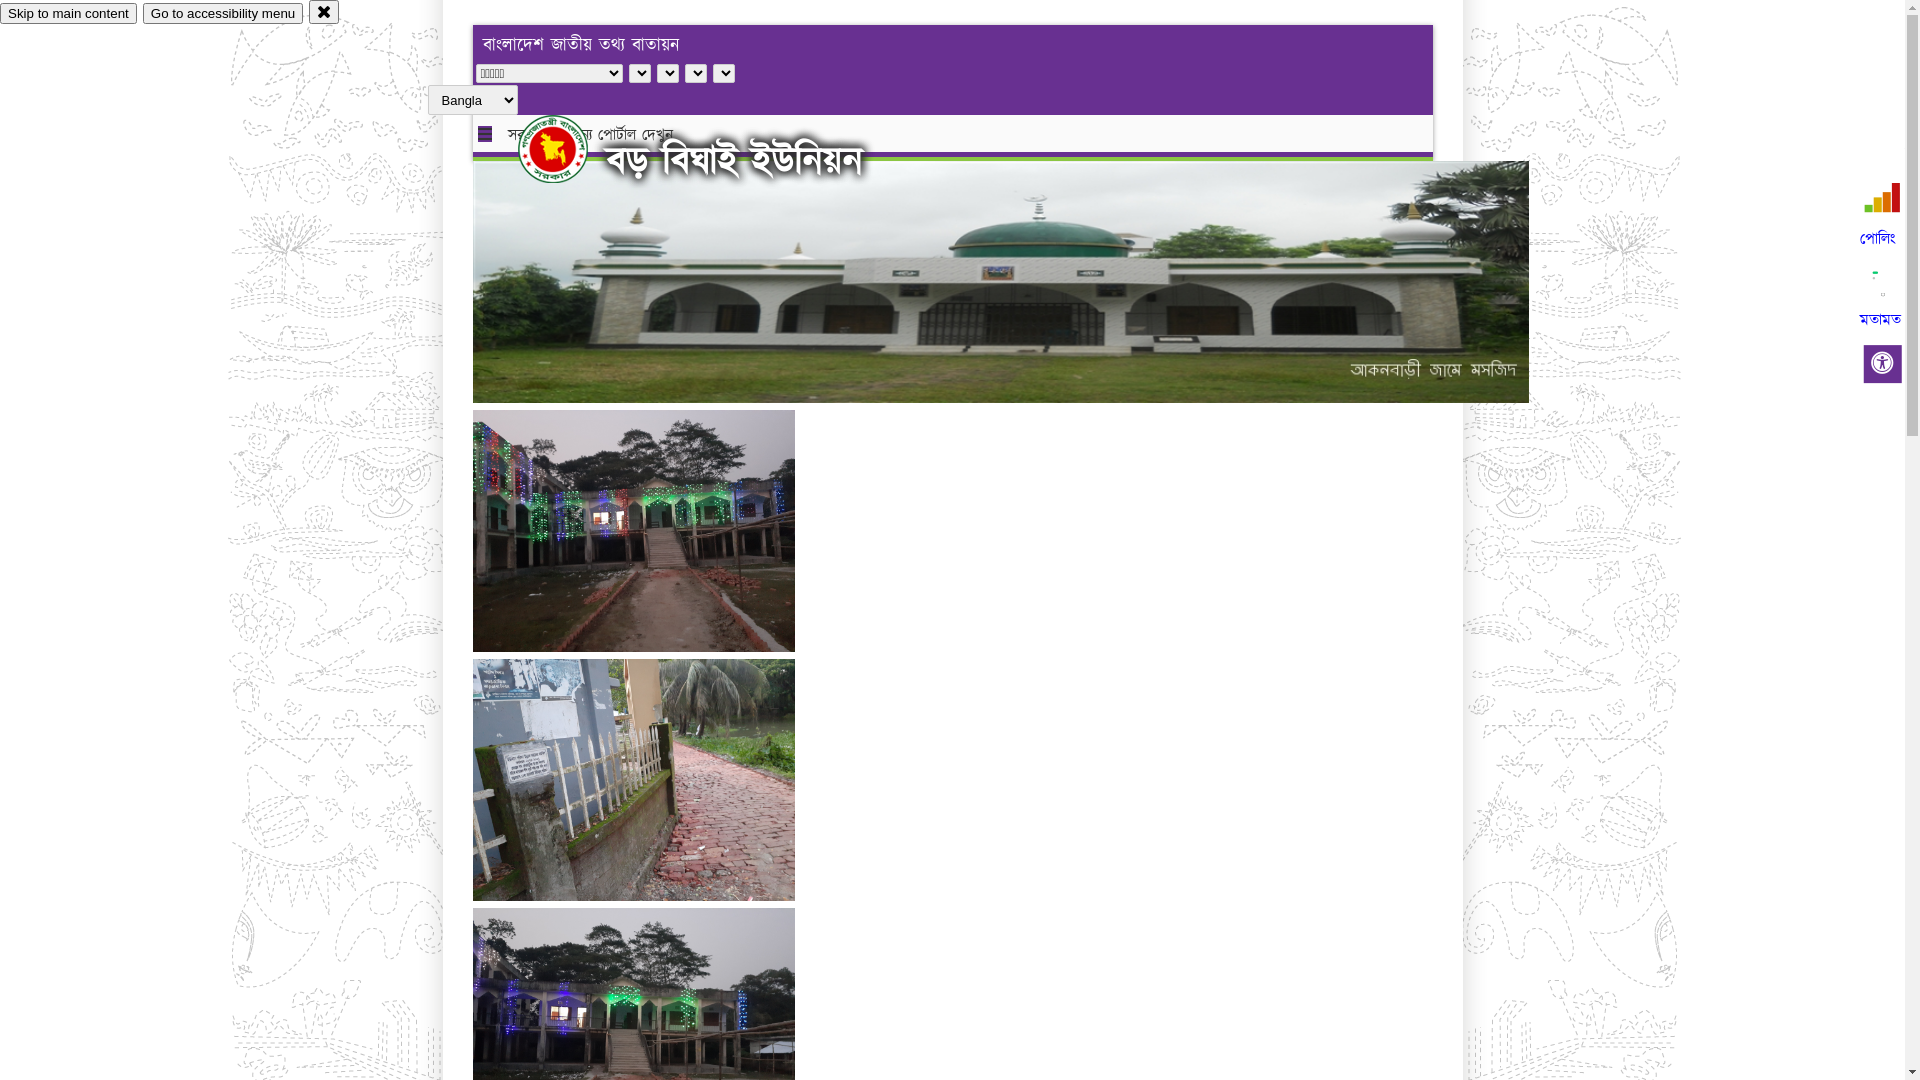 This screenshot has width=1920, height=1080. I want to click on ', so click(518, 148).